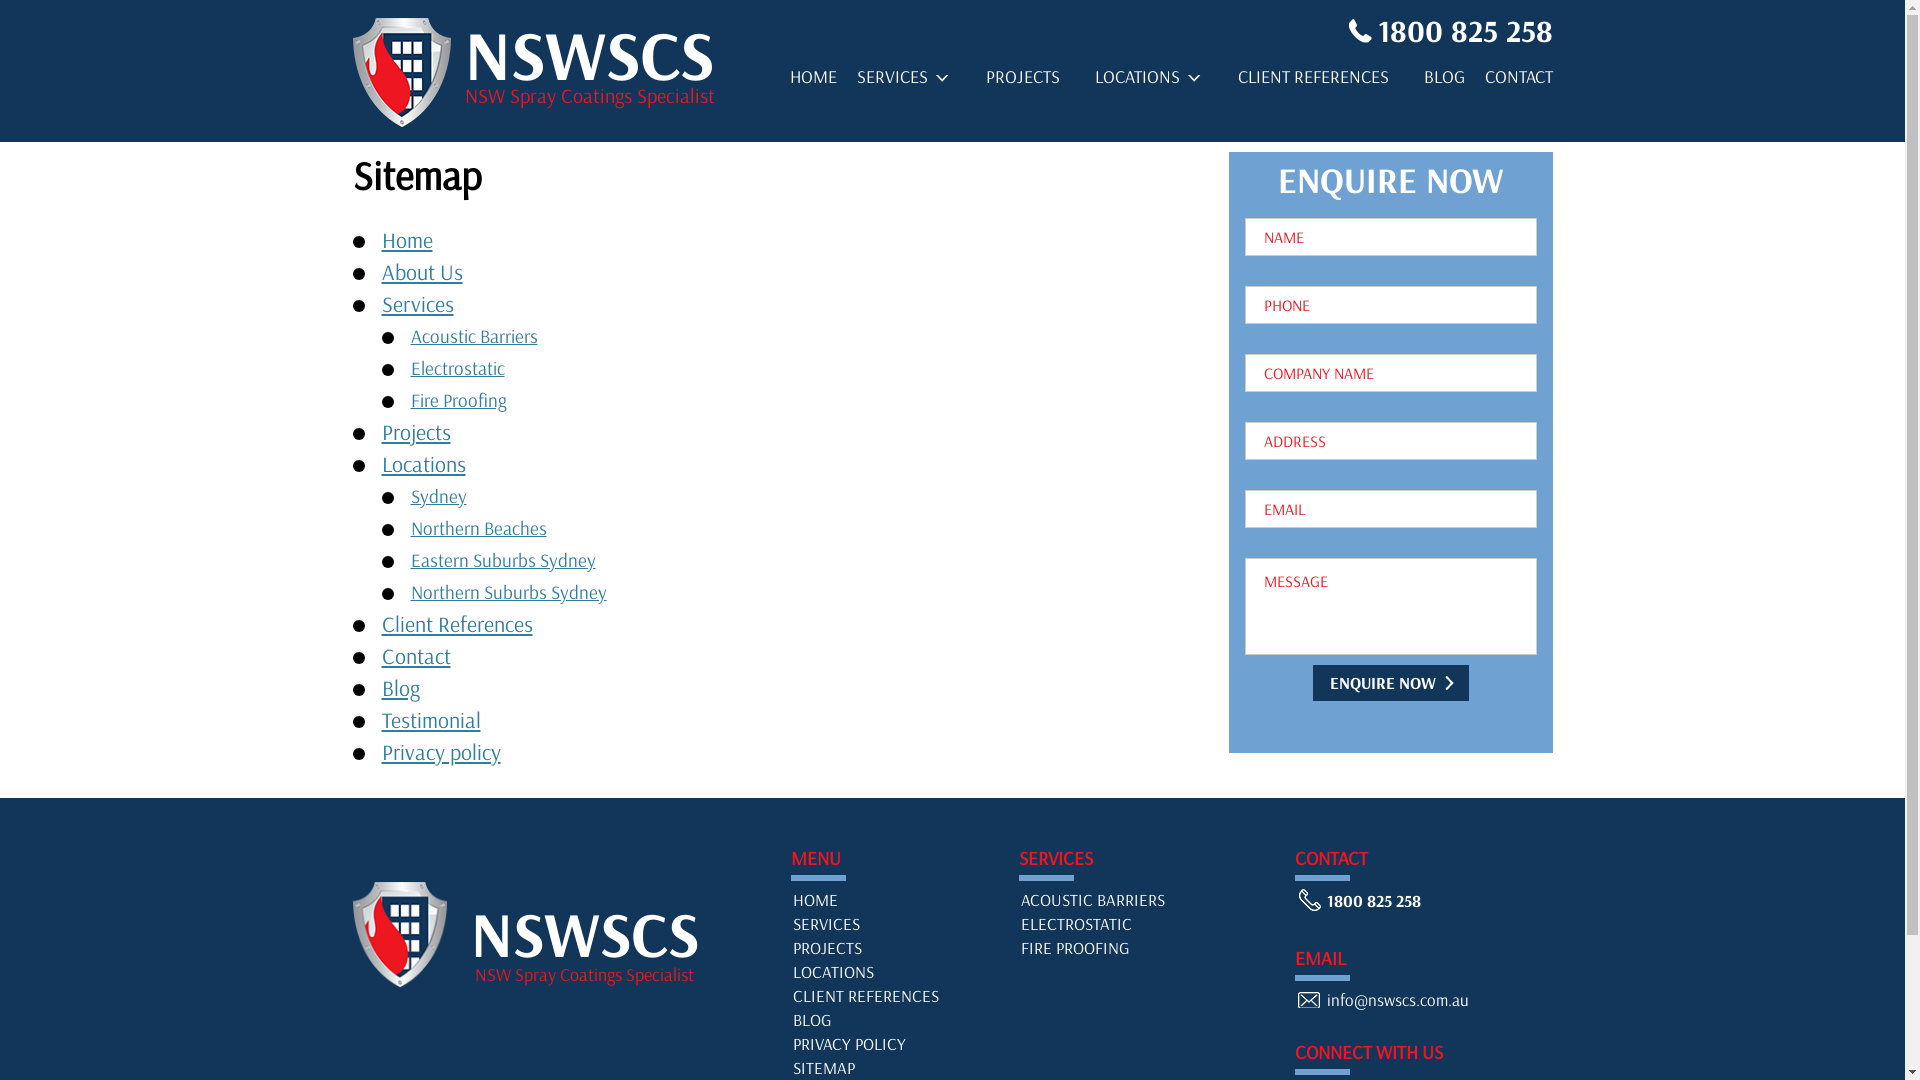 This screenshot has width=1920, height=1080. I want to click on 'HOME', so click(813, 78).